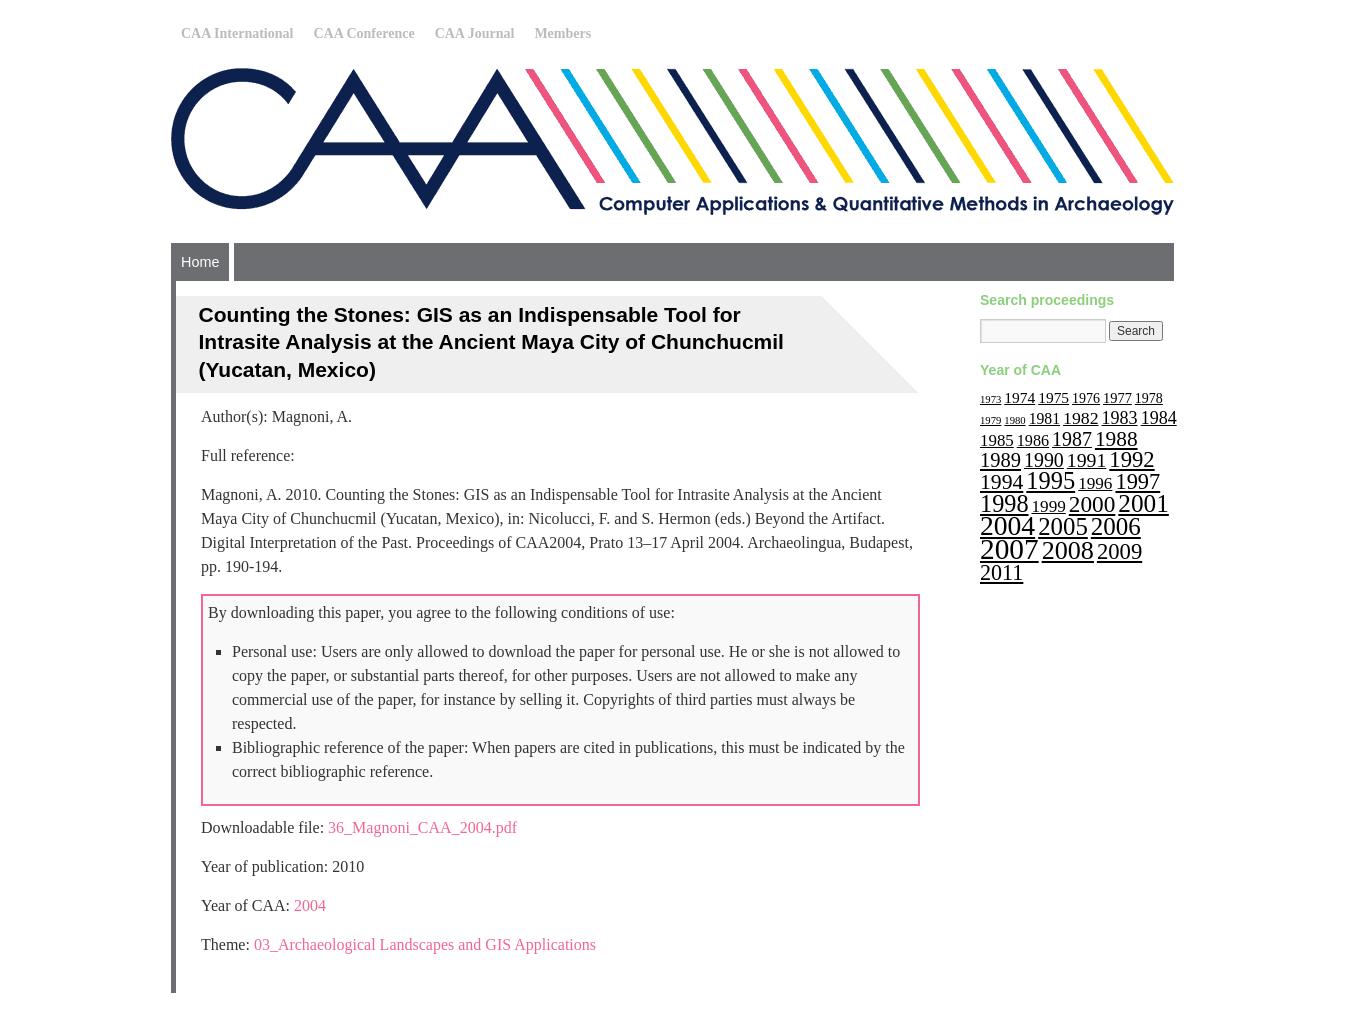 The height and width of the screenshot is (1013, 1366). I want to click on '1988', so click(1114, 438).